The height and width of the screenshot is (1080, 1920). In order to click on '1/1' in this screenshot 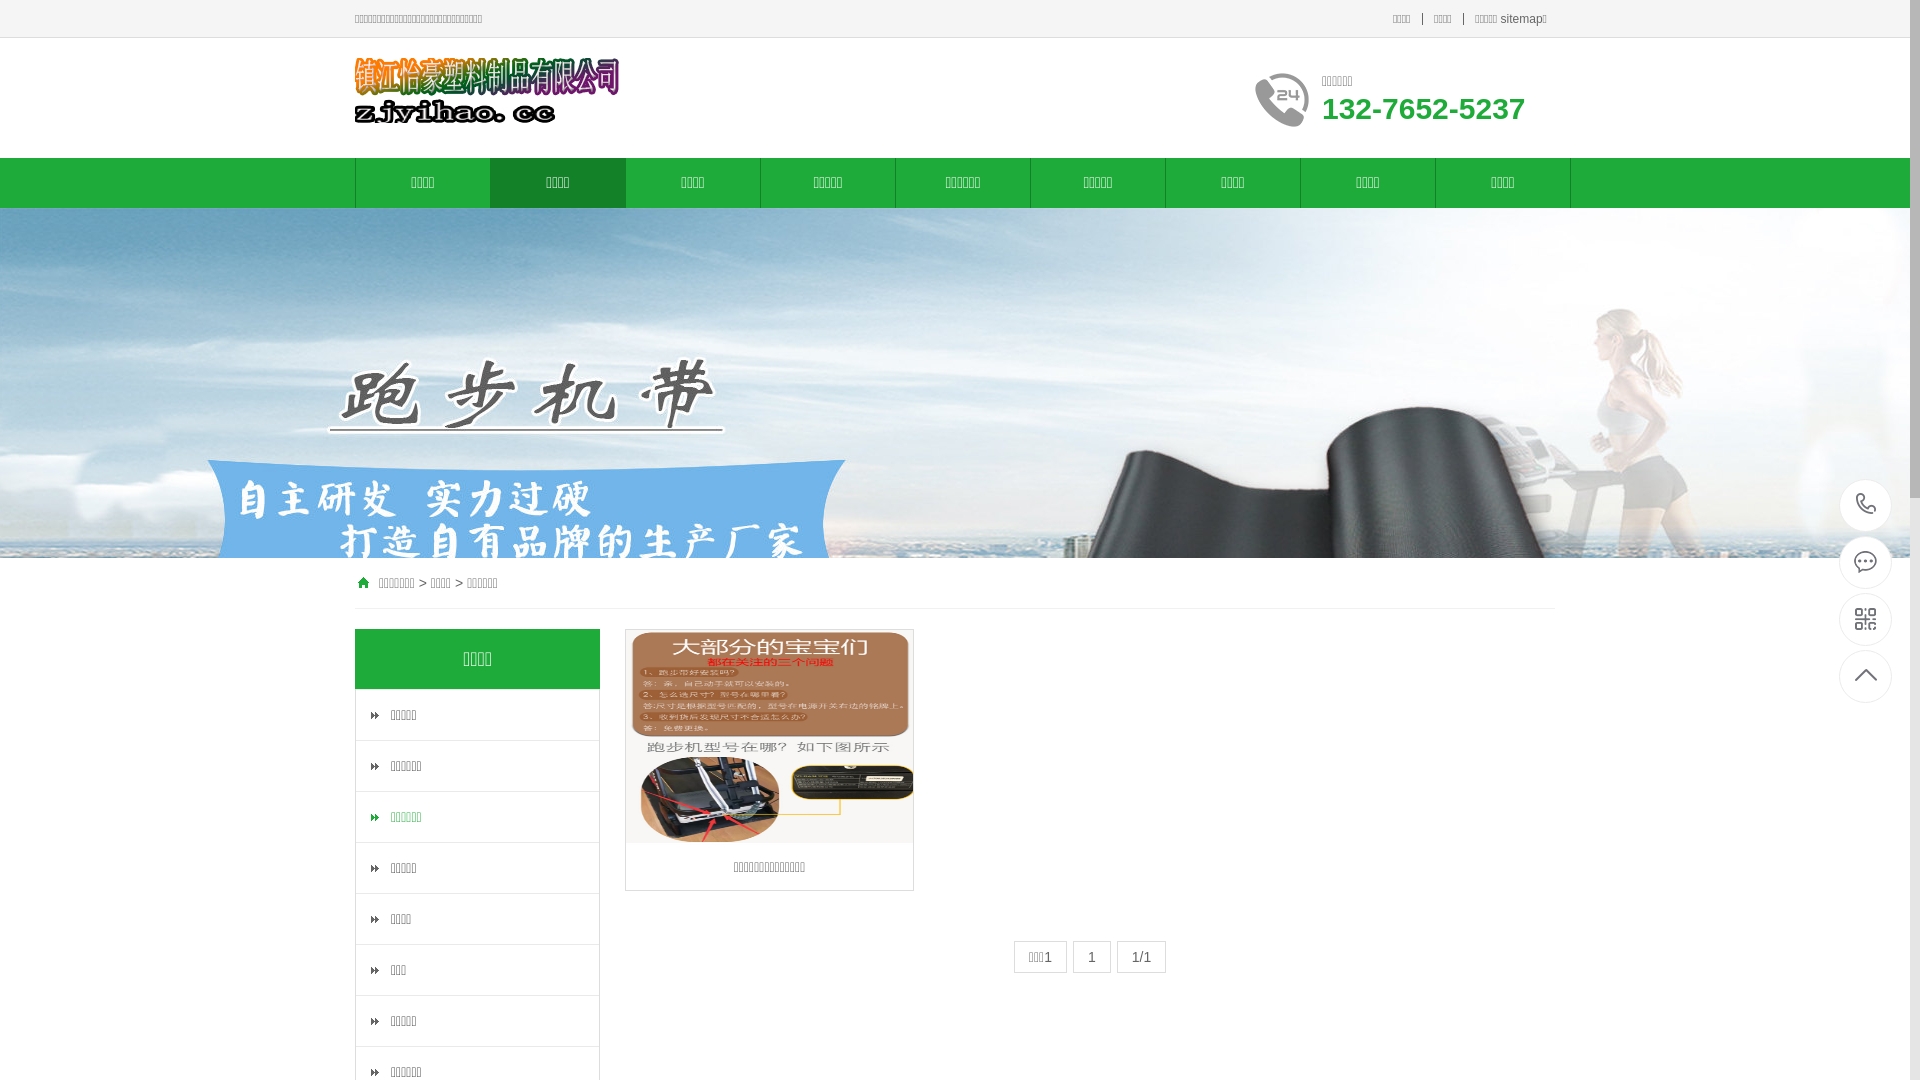, I will do `click(1141, 955)`.